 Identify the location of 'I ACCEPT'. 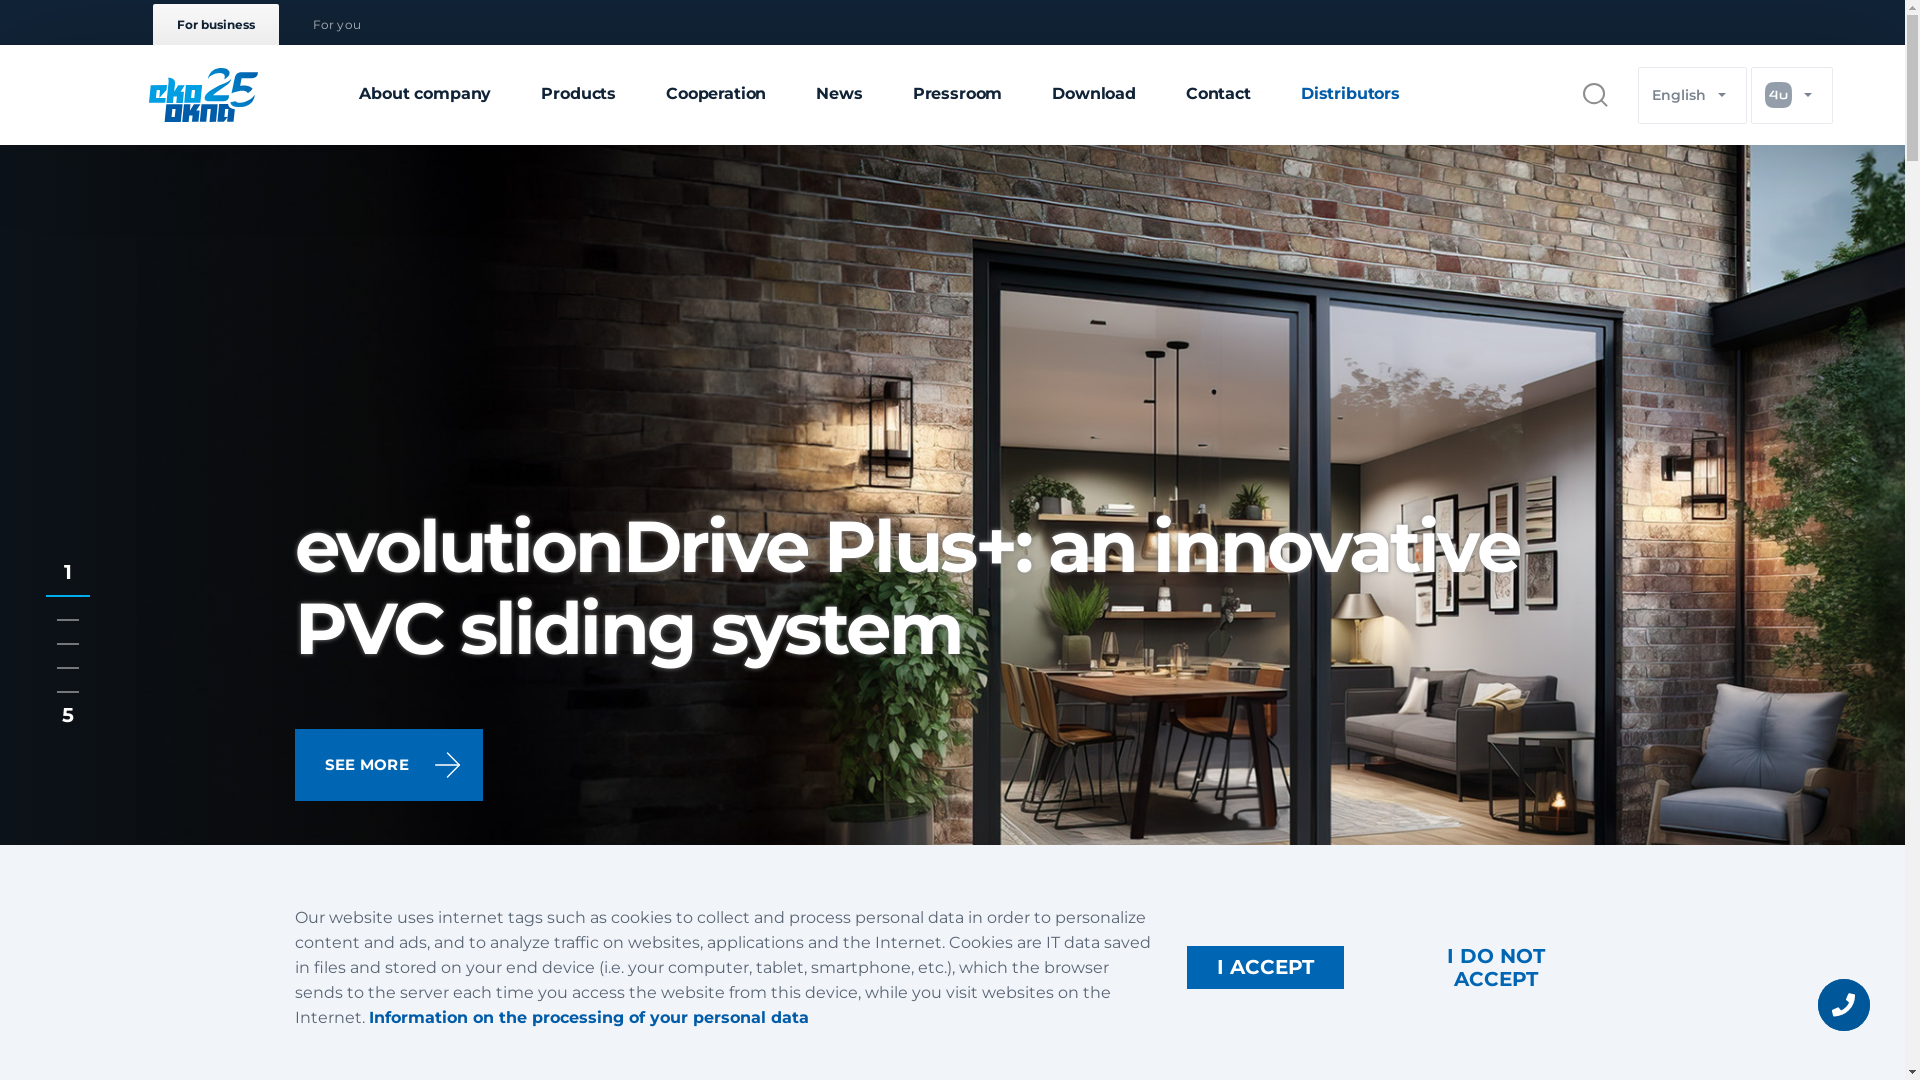
(1264, 966).